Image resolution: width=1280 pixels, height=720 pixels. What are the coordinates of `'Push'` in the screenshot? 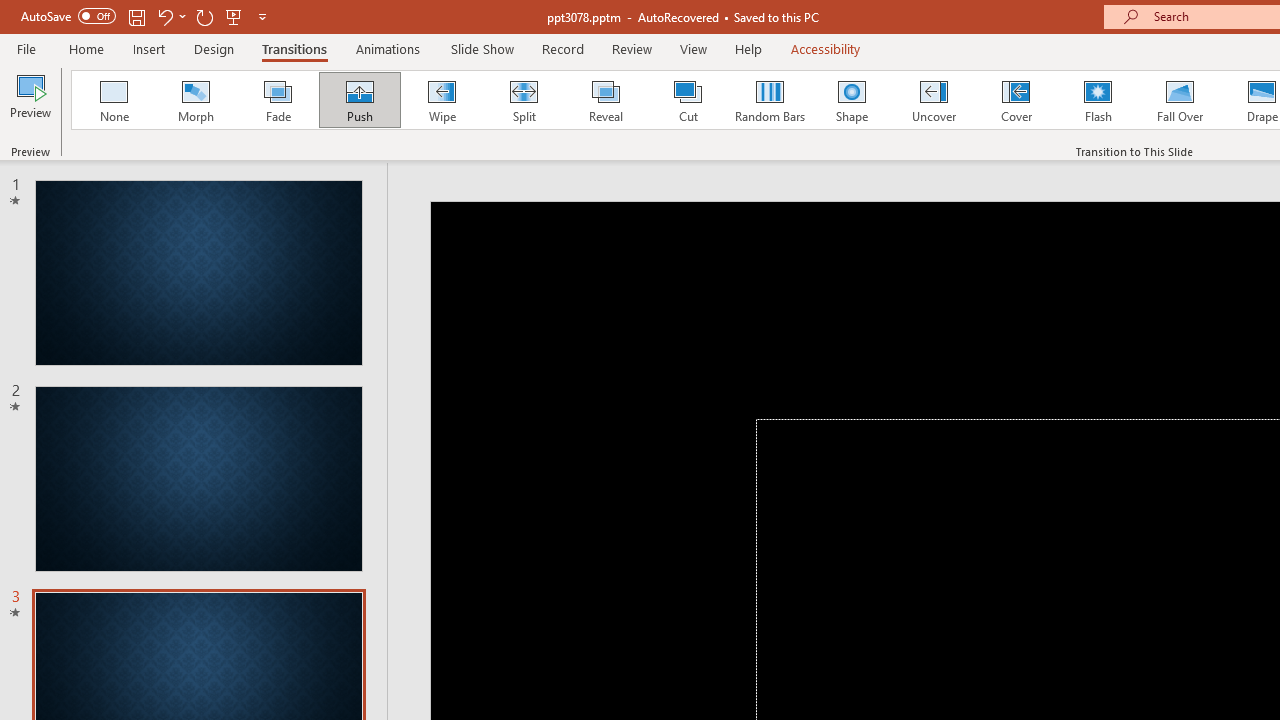 It's located at (359, 100).